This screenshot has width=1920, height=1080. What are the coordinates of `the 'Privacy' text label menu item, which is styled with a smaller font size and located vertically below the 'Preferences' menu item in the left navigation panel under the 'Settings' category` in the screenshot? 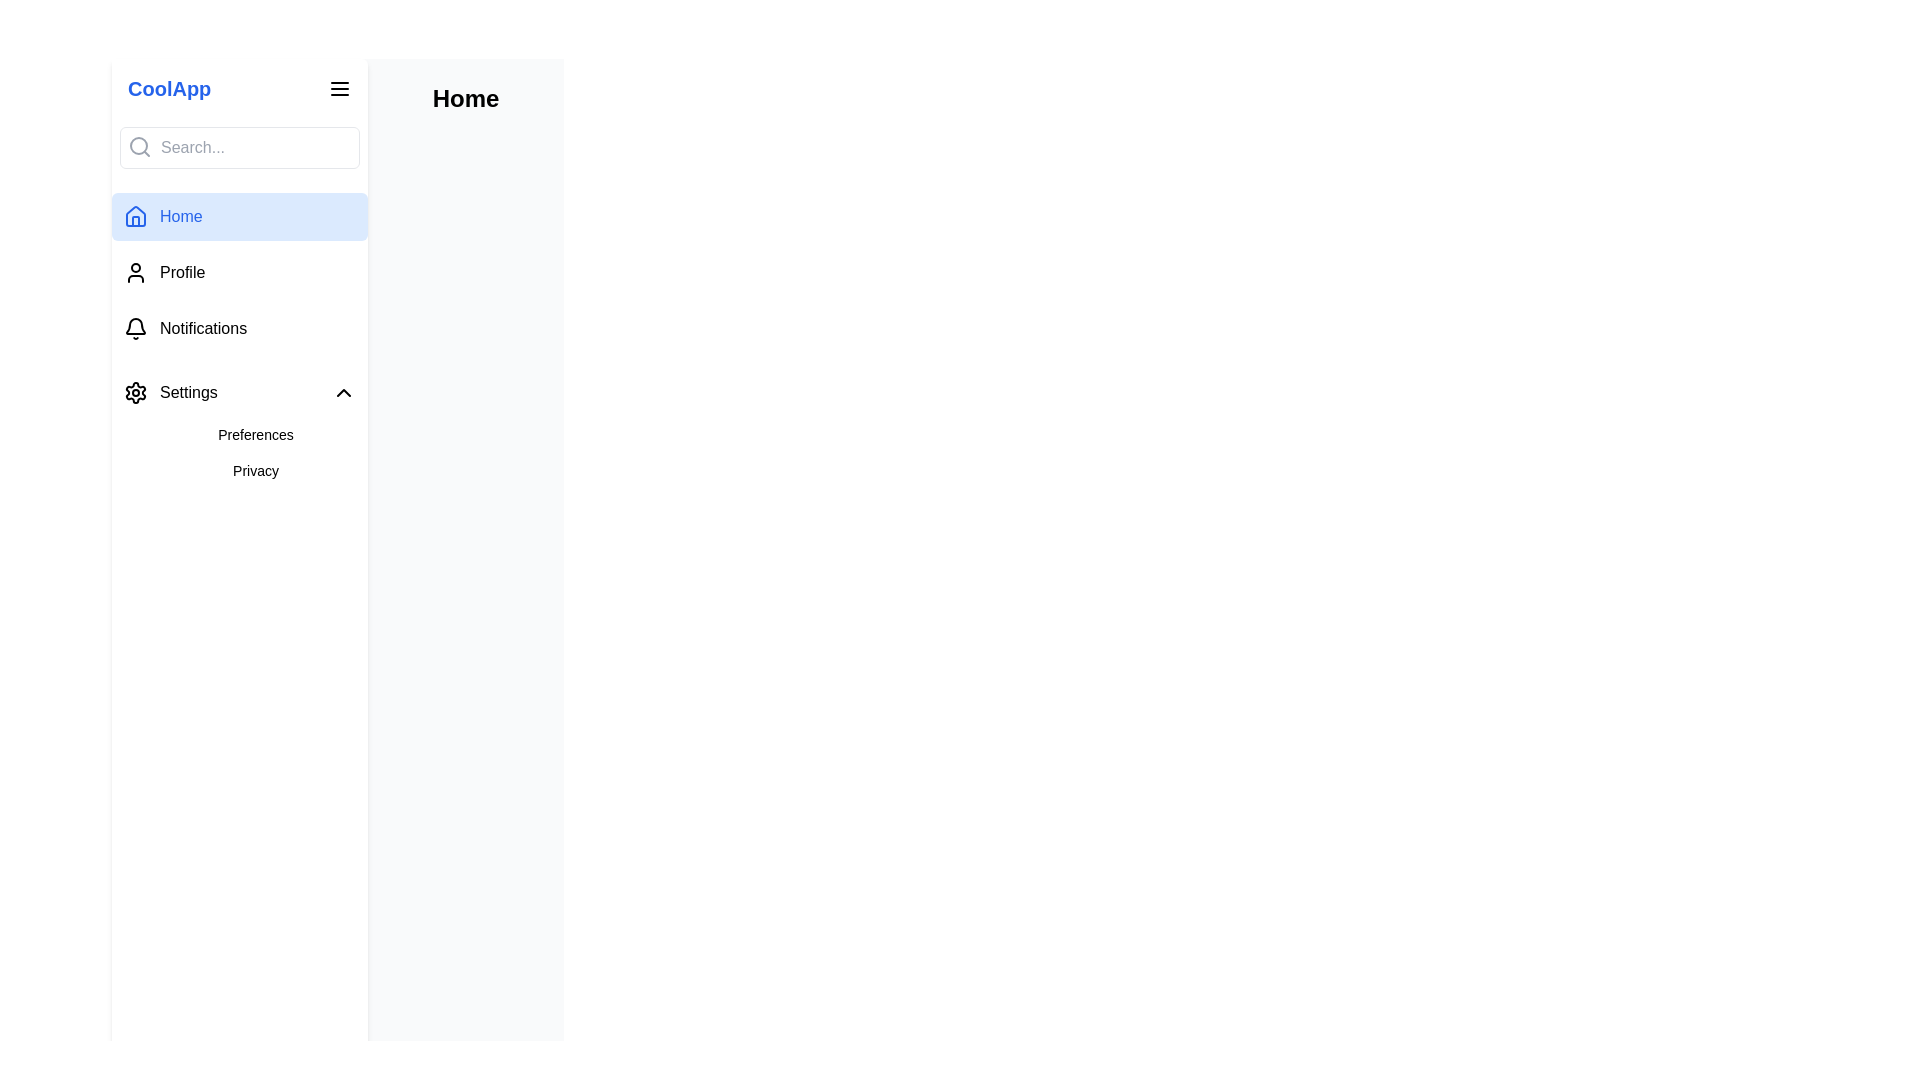 It's located at (254, 470).